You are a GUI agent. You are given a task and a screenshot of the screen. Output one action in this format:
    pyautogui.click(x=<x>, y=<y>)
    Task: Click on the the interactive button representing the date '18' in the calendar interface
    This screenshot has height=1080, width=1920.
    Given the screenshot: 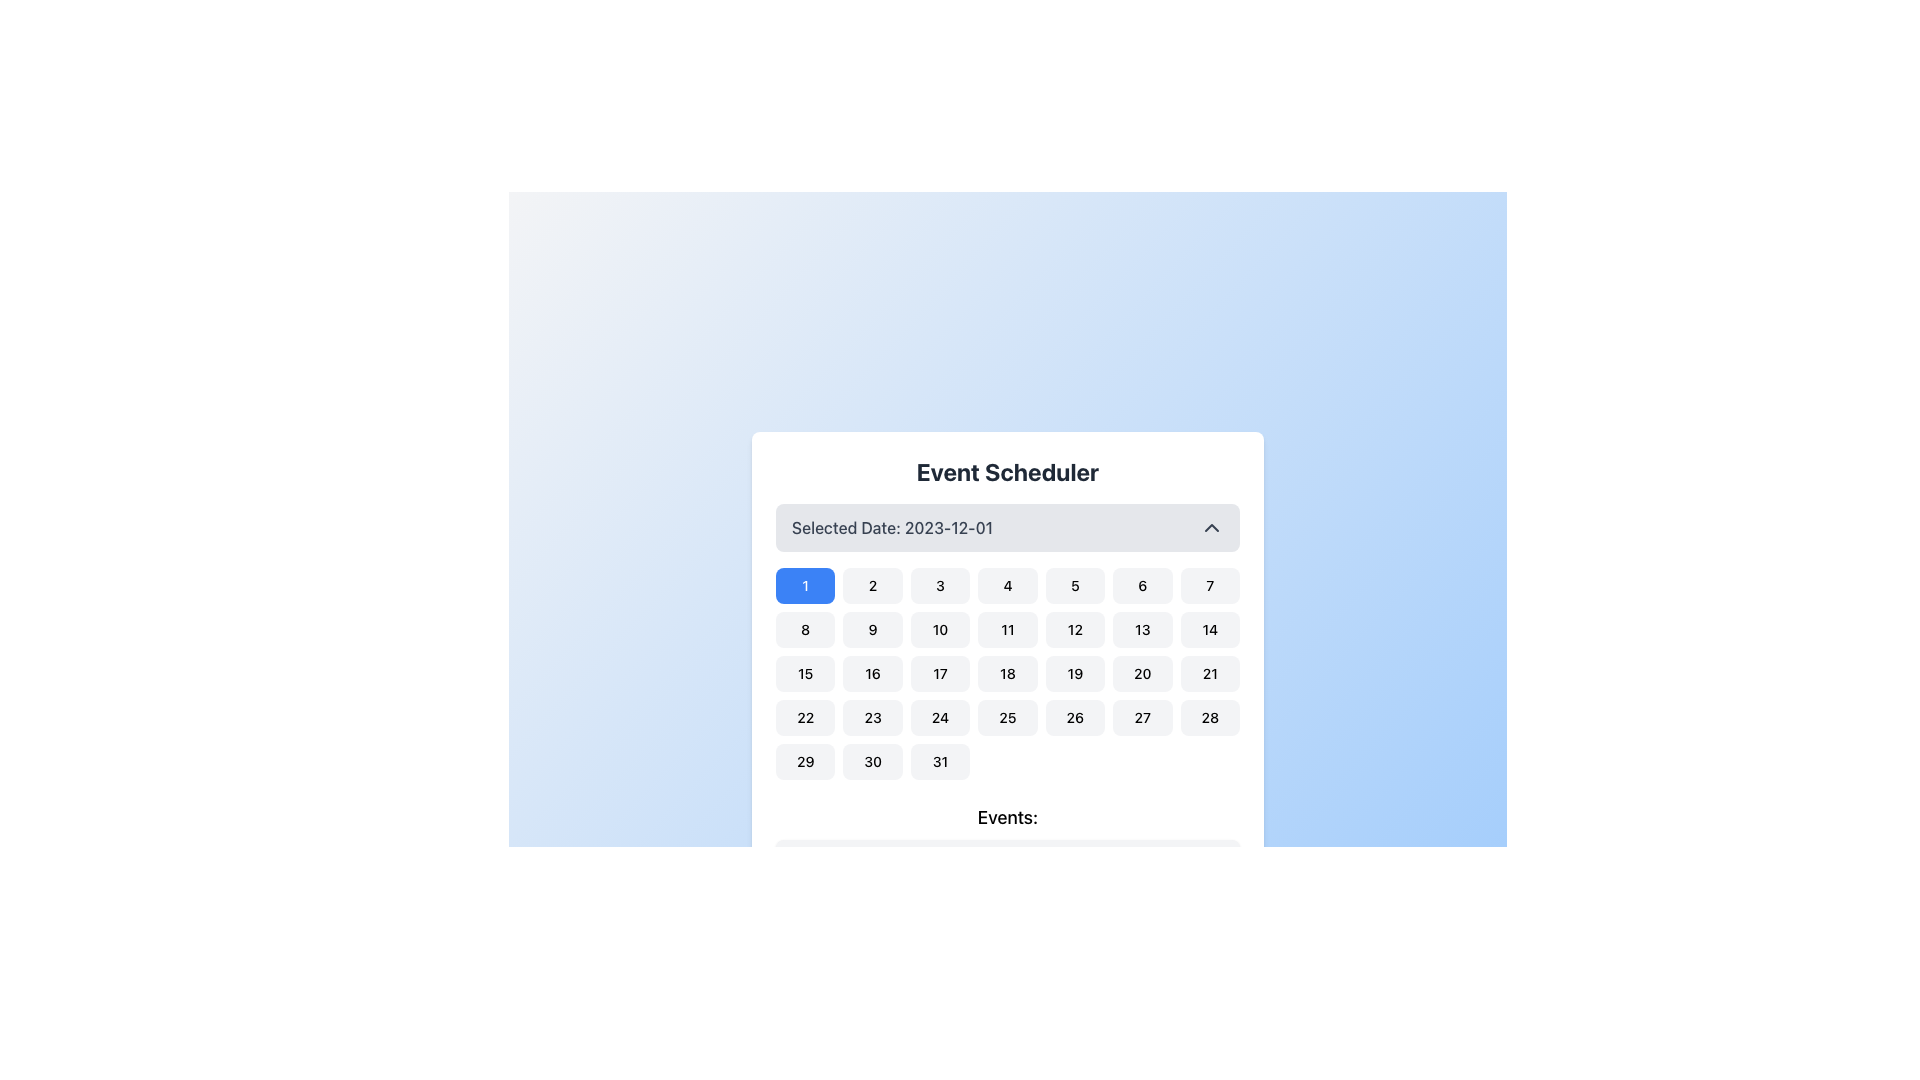 What is the action you would take?
    pyautogui.click(x=1008, y=674)
    